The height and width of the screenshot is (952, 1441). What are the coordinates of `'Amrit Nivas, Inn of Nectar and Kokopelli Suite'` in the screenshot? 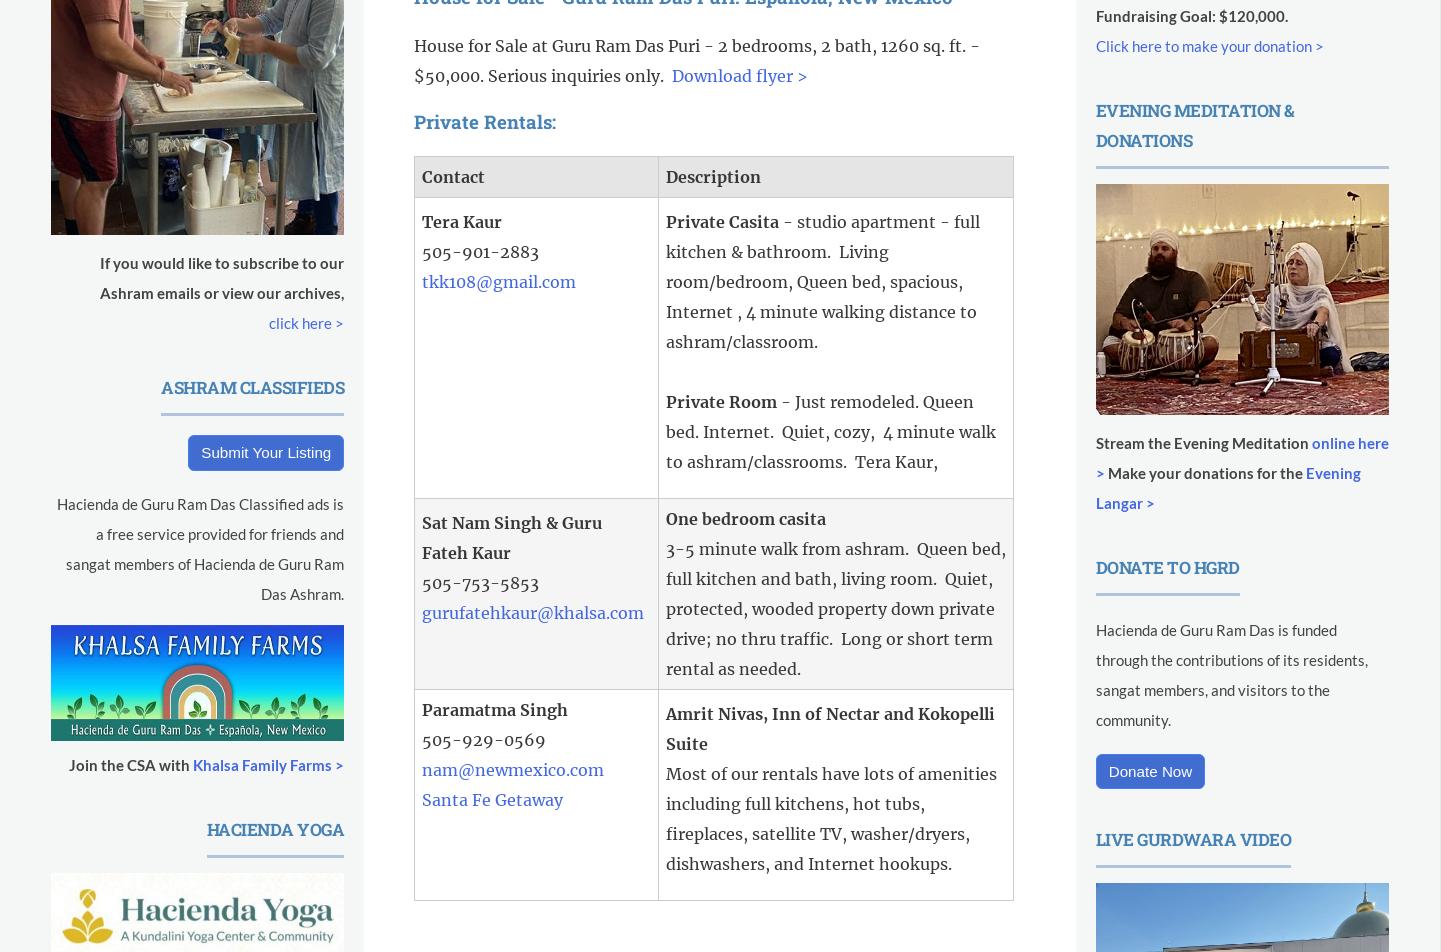 It's located at (829, 727).